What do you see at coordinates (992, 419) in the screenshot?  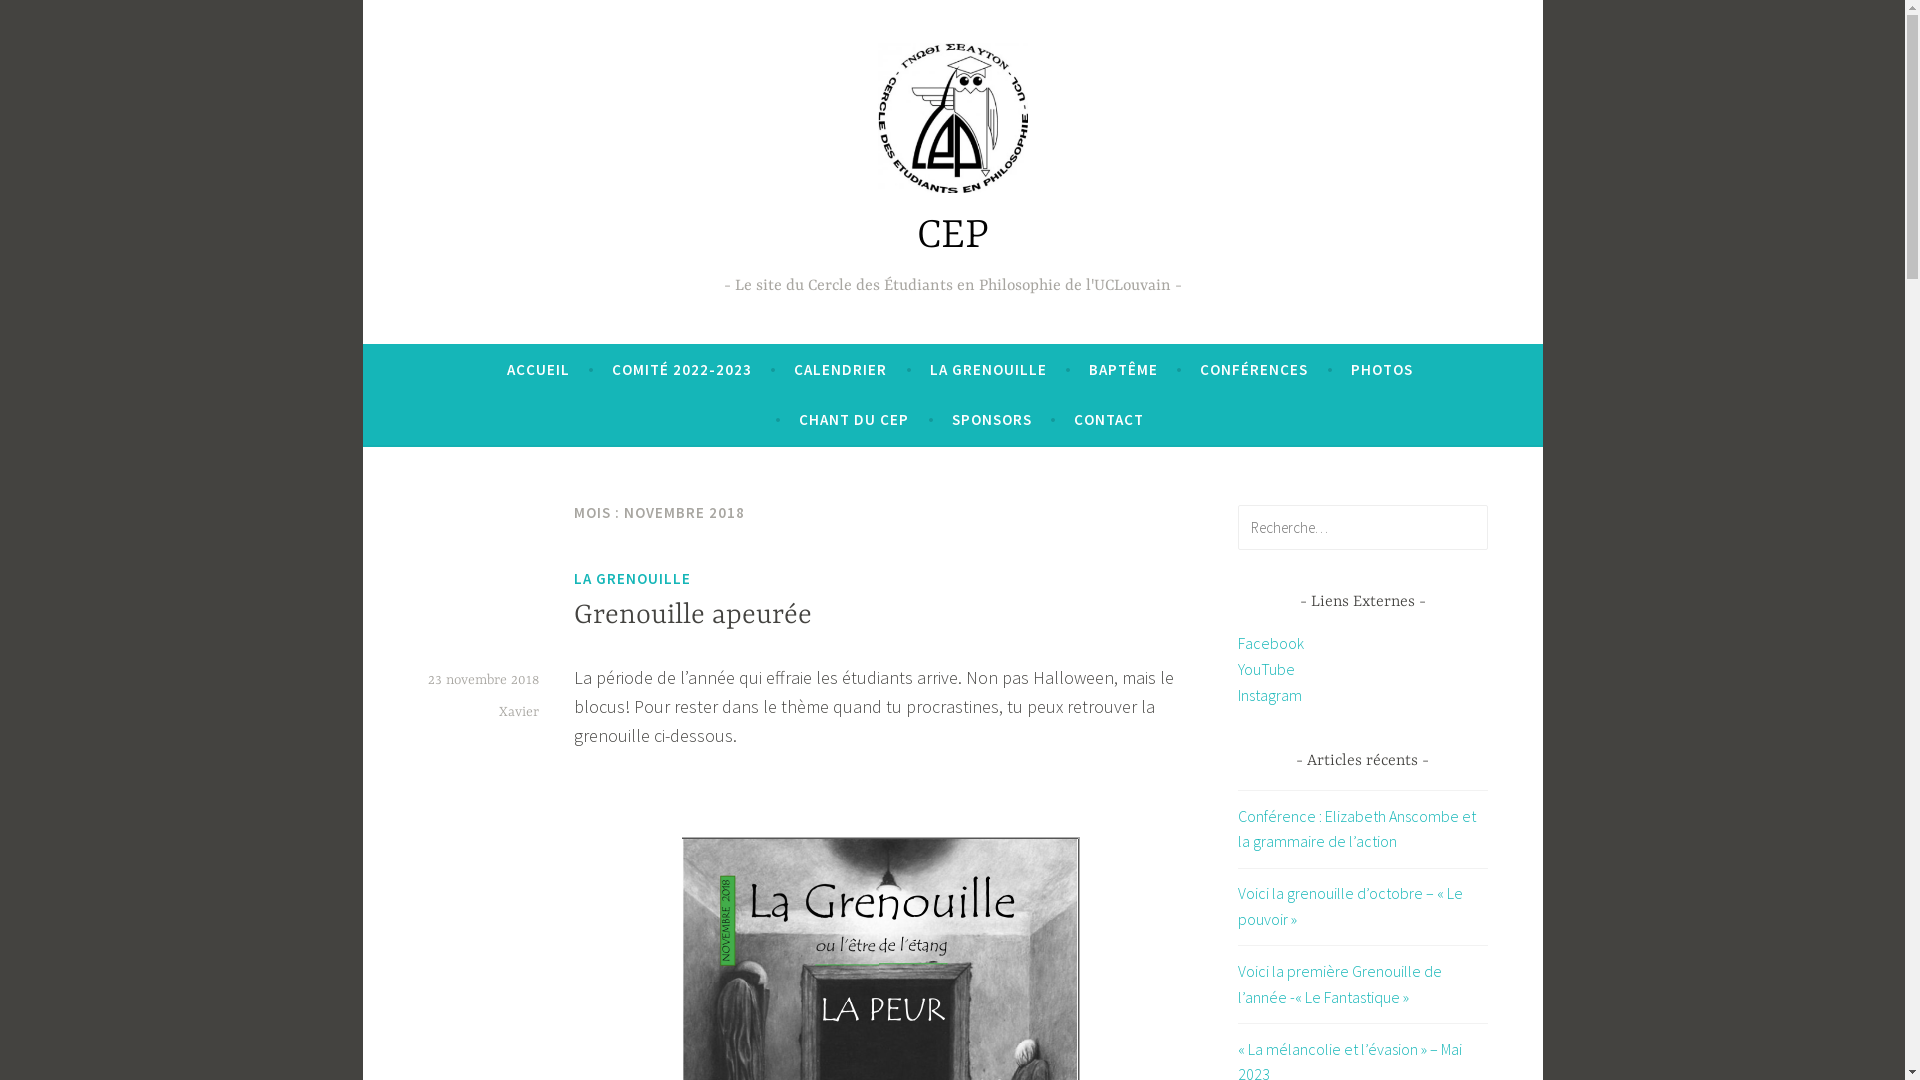 I see `'SPONSORS'` at bounding box center [992, 419].